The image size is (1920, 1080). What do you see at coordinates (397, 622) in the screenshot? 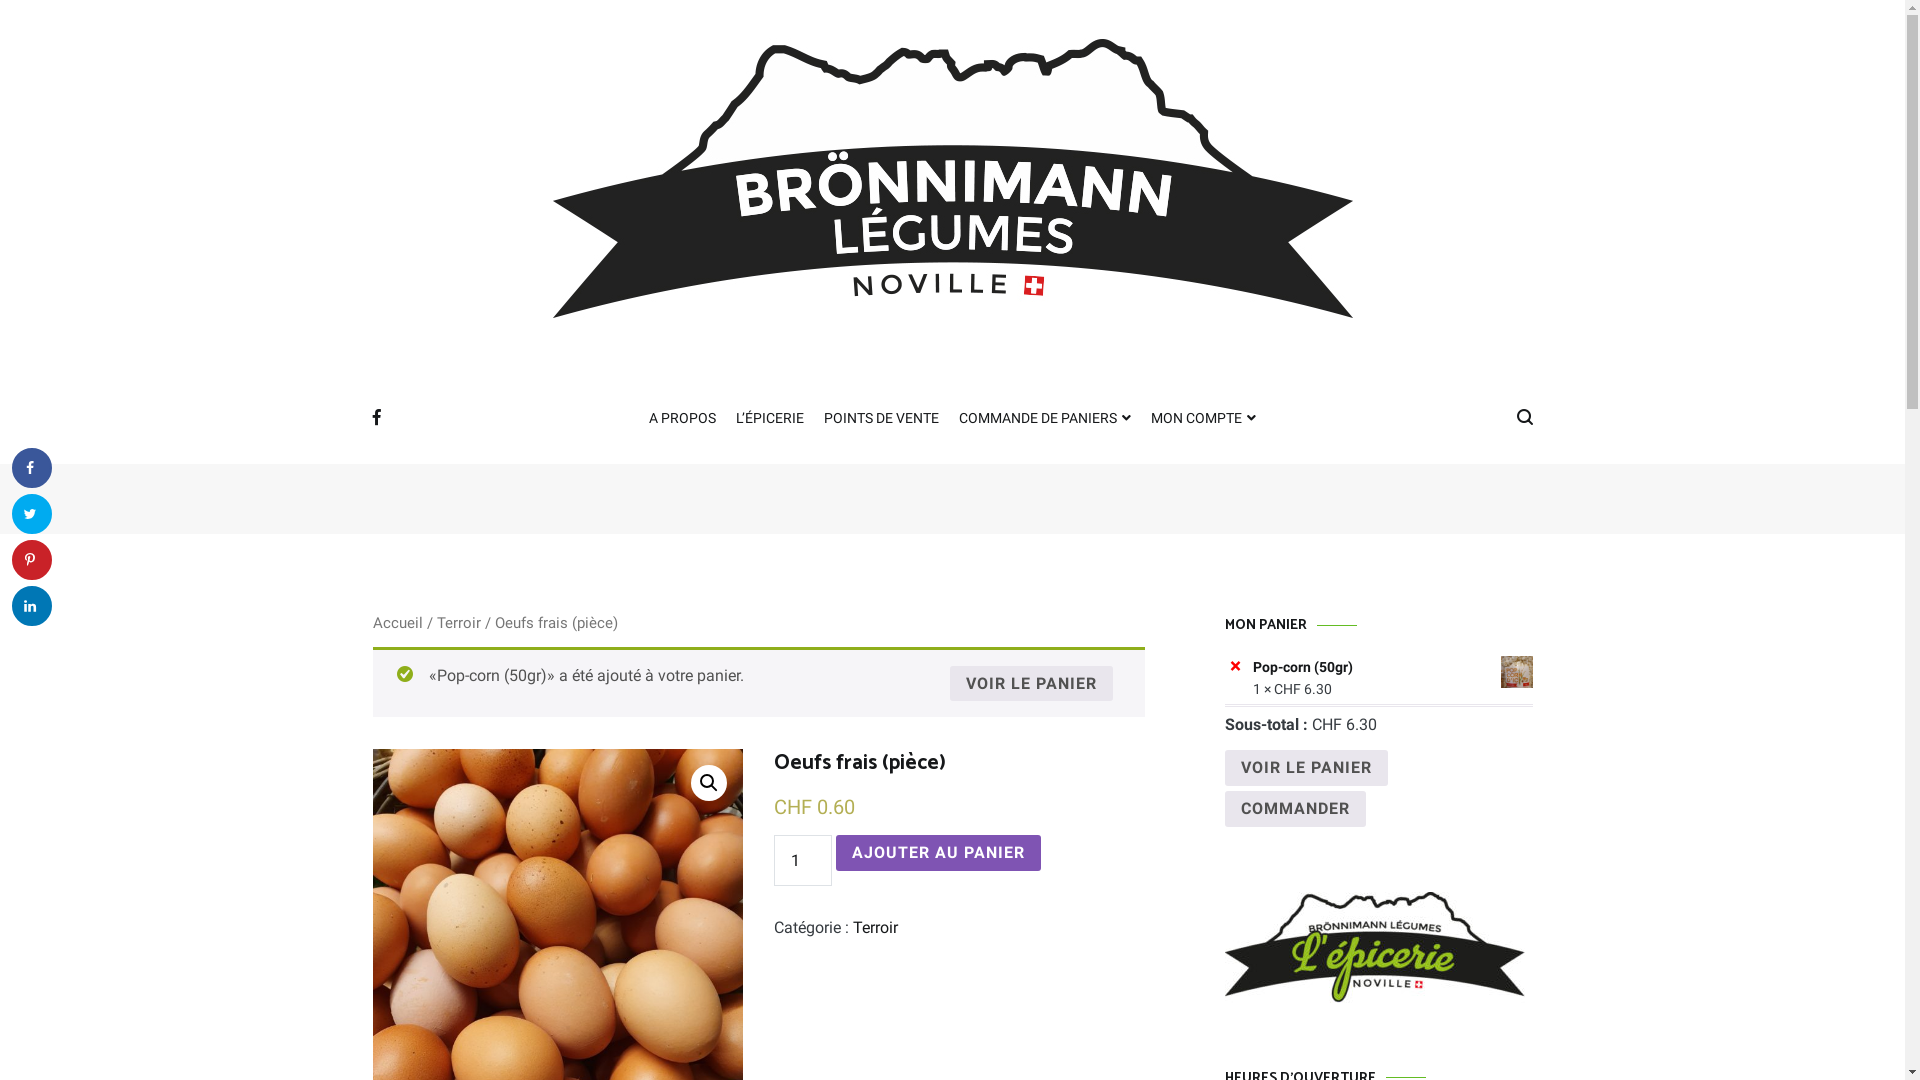
I see `'Accueil'` at bounding box center [397, 622].